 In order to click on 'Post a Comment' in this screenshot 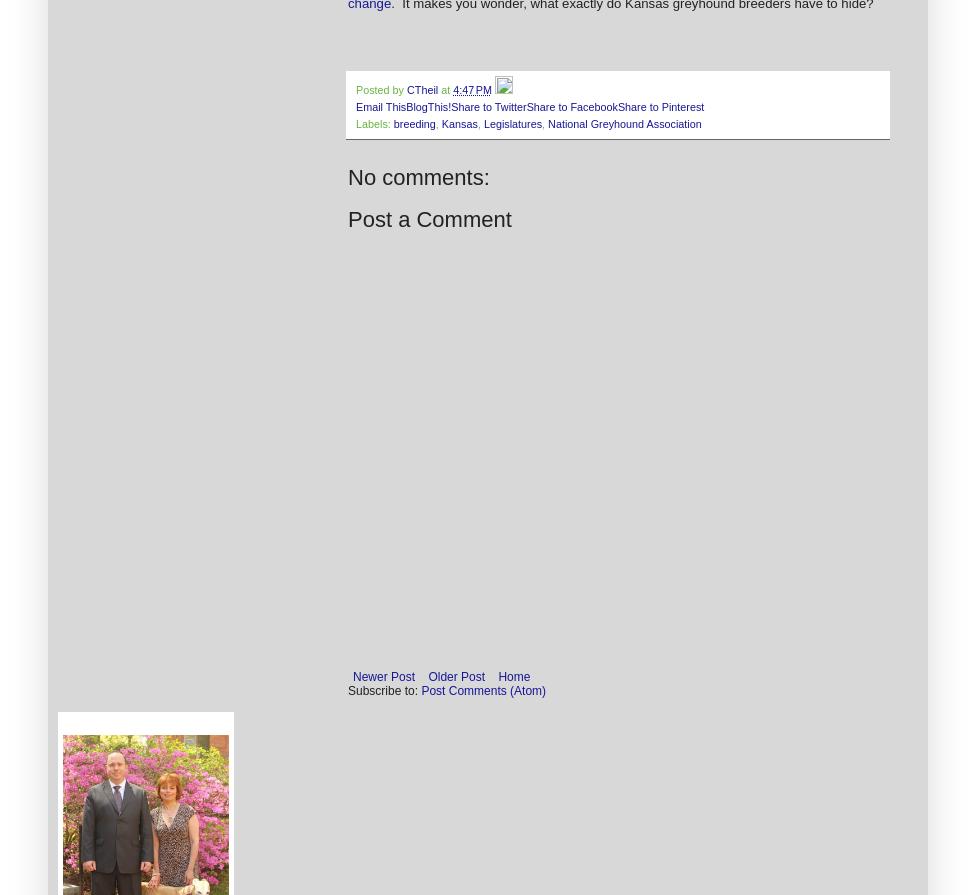, I will do `click(429, 219)`.